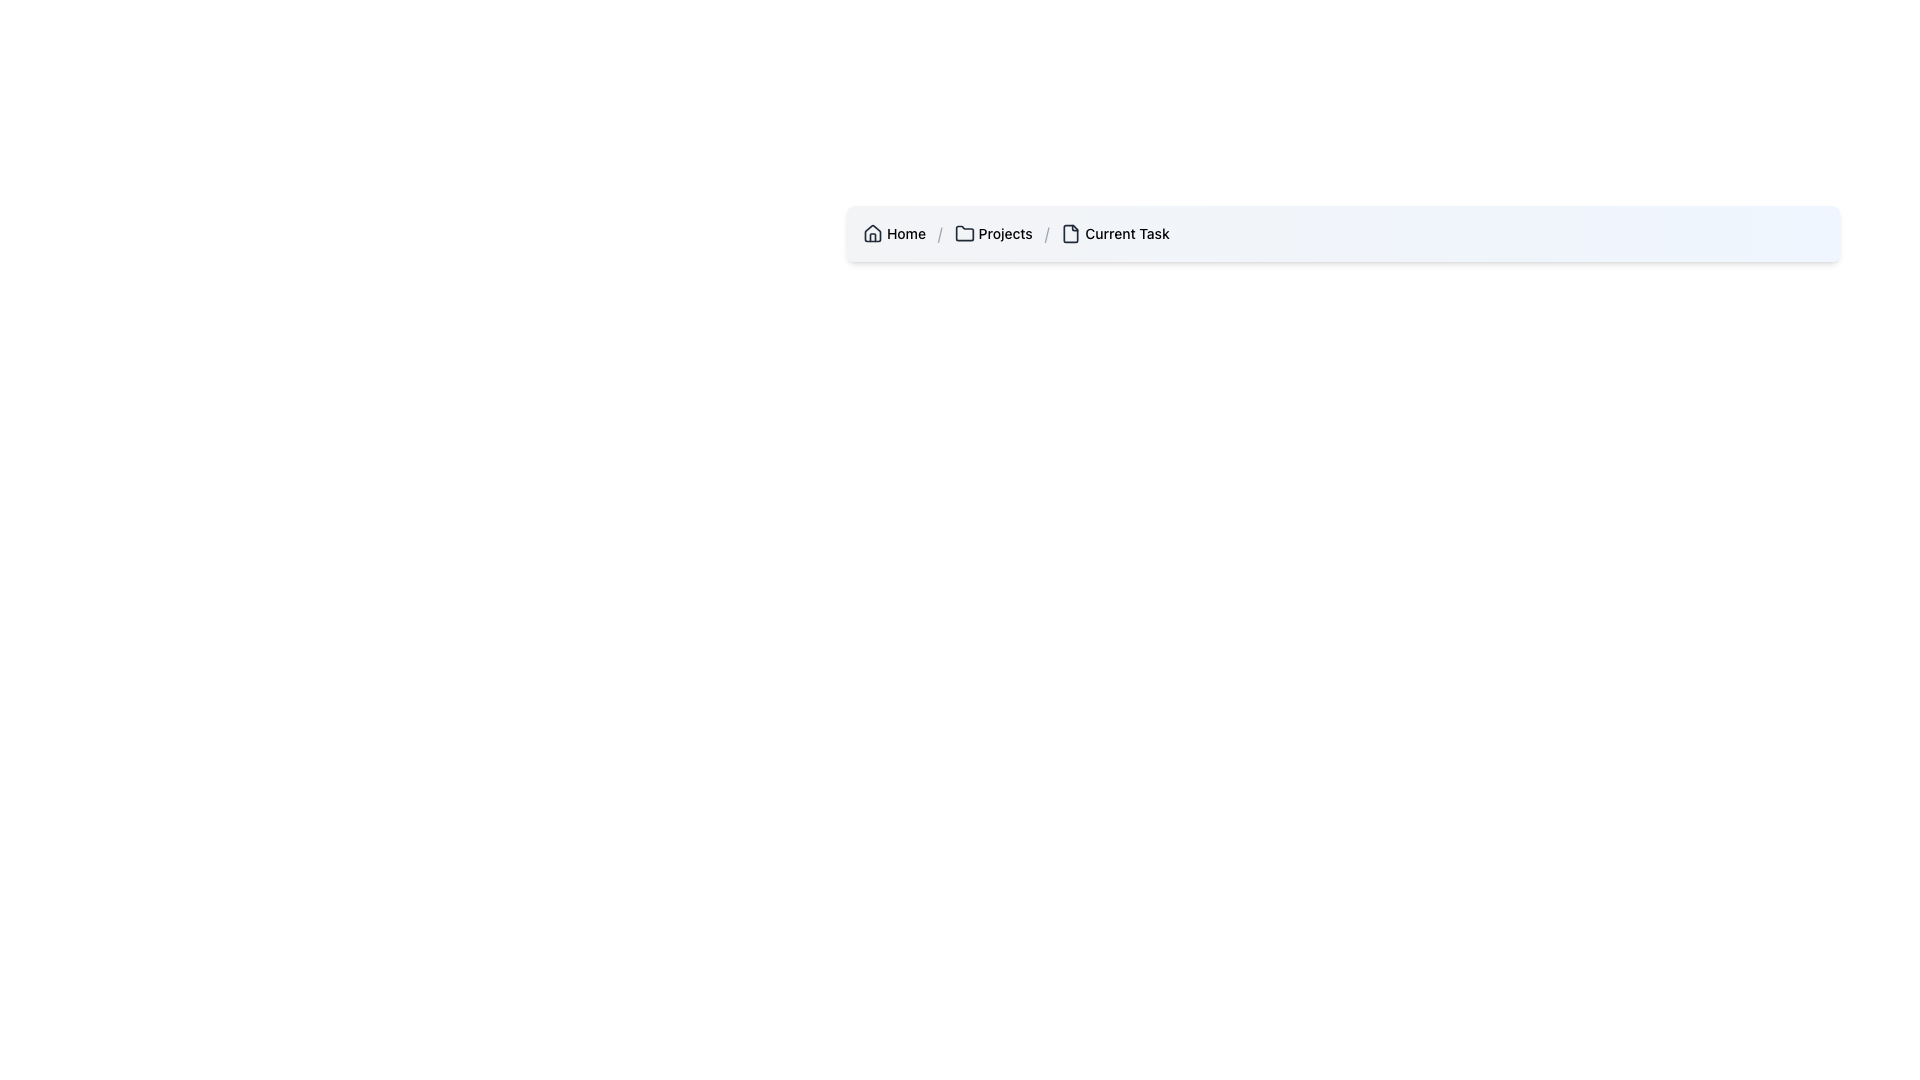  Describe the element at coordinates (1343, 233) in the screenshot. I see `the individual sections of the Breadcrumb navigation bar` at that location.